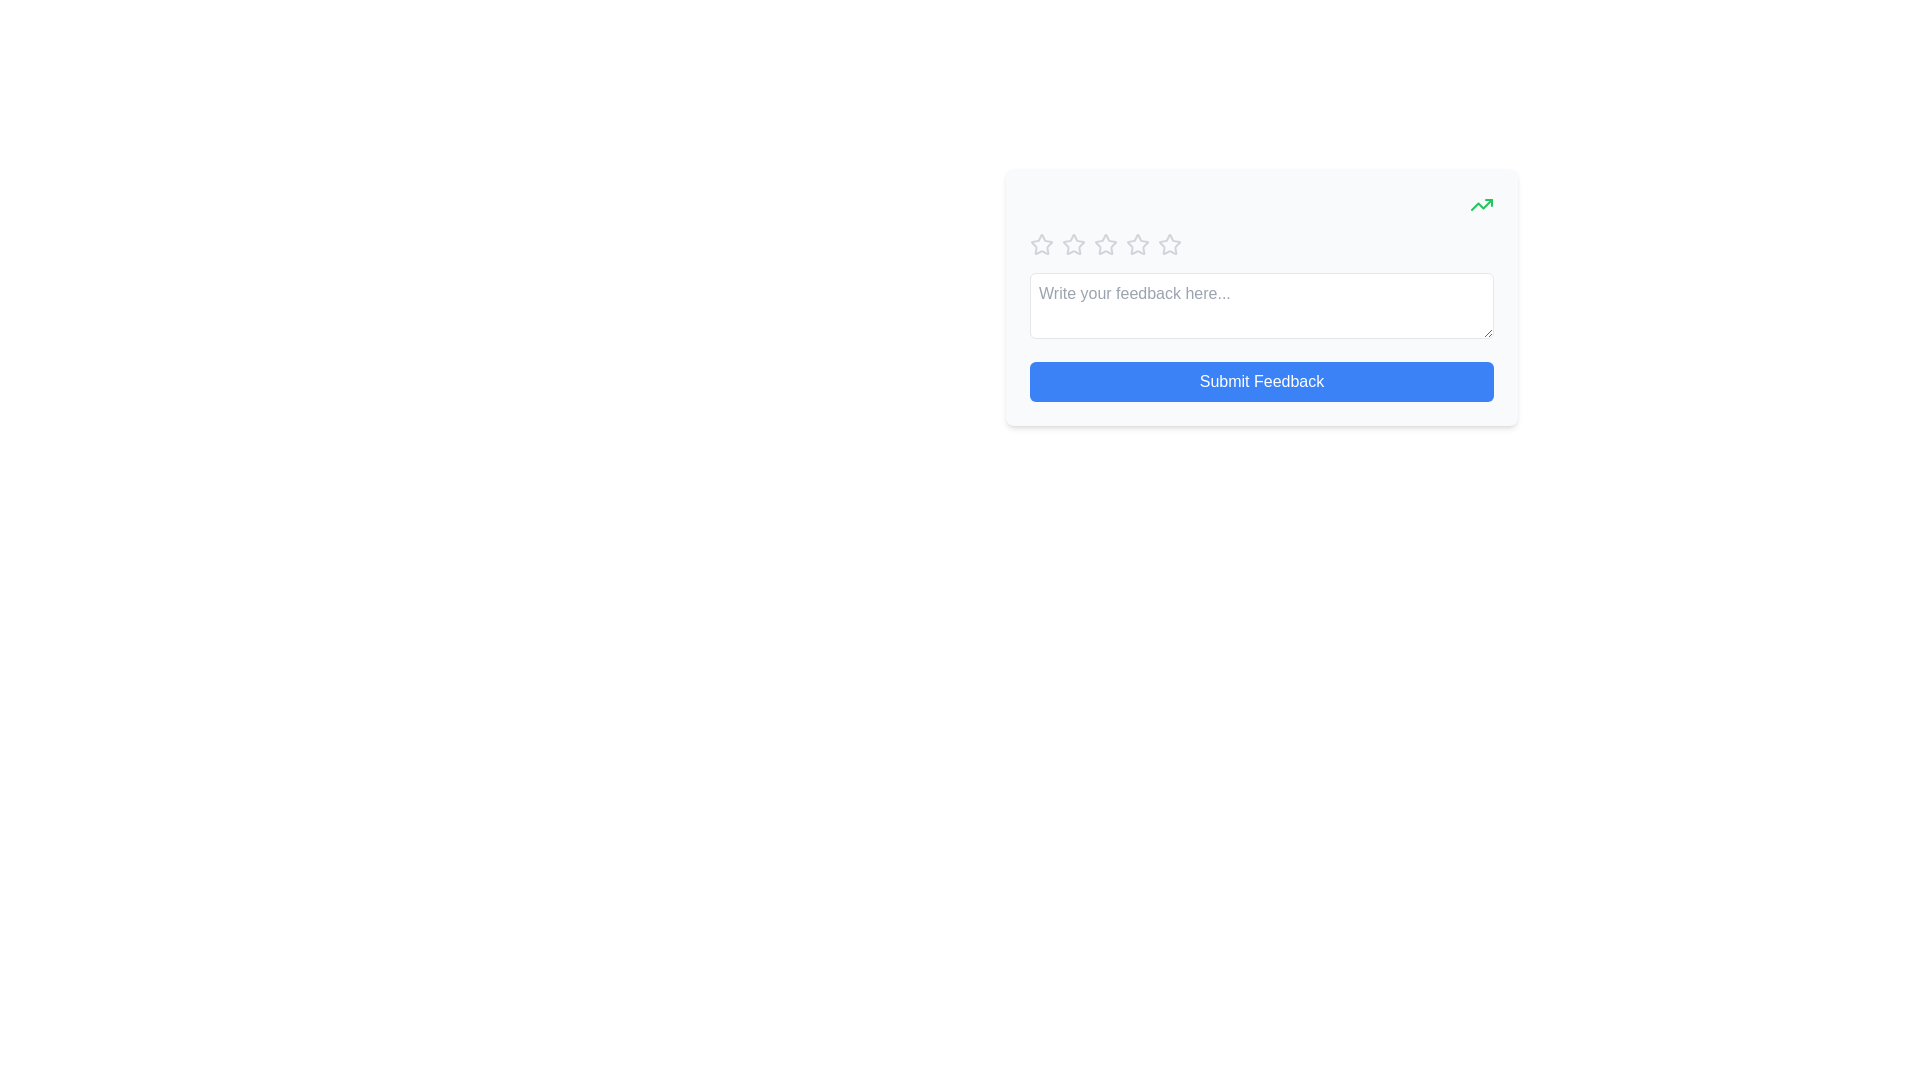 The height and width of the screenshot is (1080, 1920). What do you see at coordinates (1482, 204) in the screenshot?
I see `small, green upward-pointing trend line graphic located in the top-right corner of the feedback widget for debugging purposes` at bounding box center [1482, 204].